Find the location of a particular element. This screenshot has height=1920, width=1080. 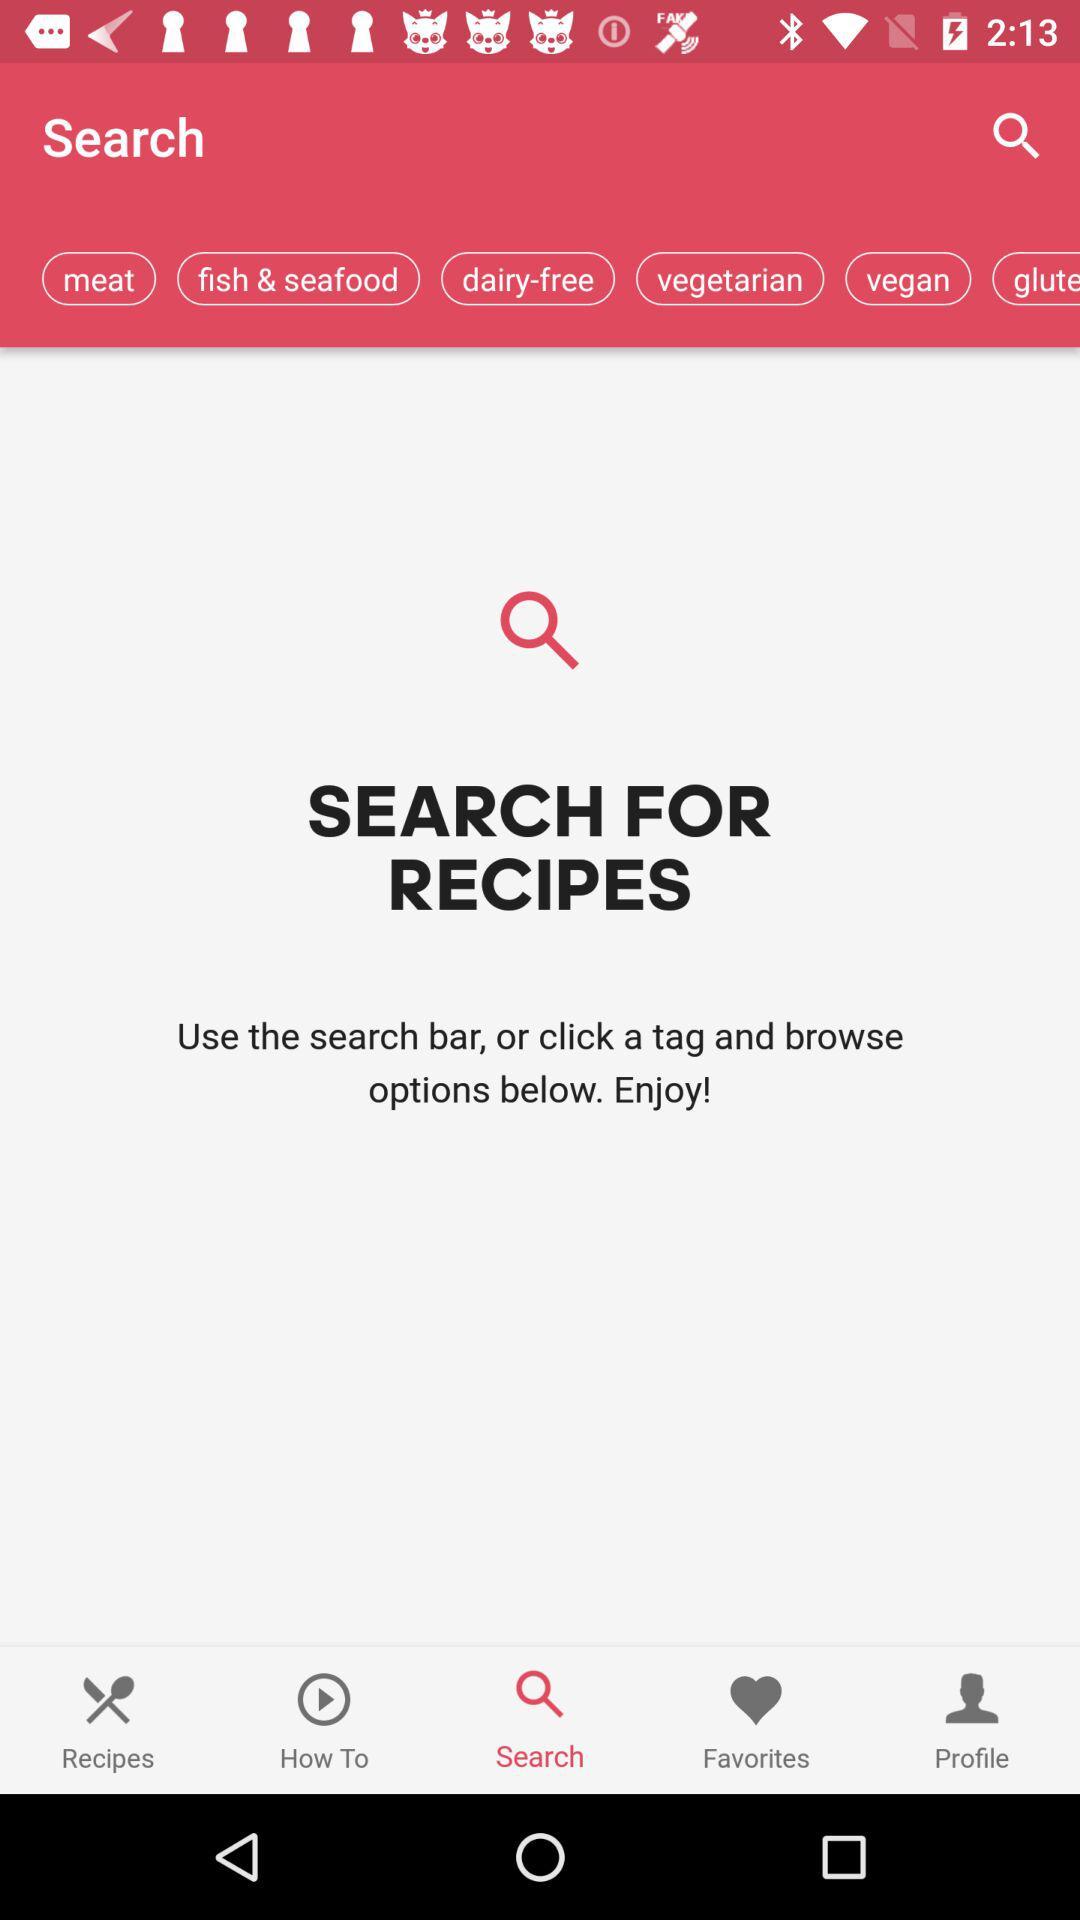

the item next to fish & seafood icon is located at coordinates (99, 277).